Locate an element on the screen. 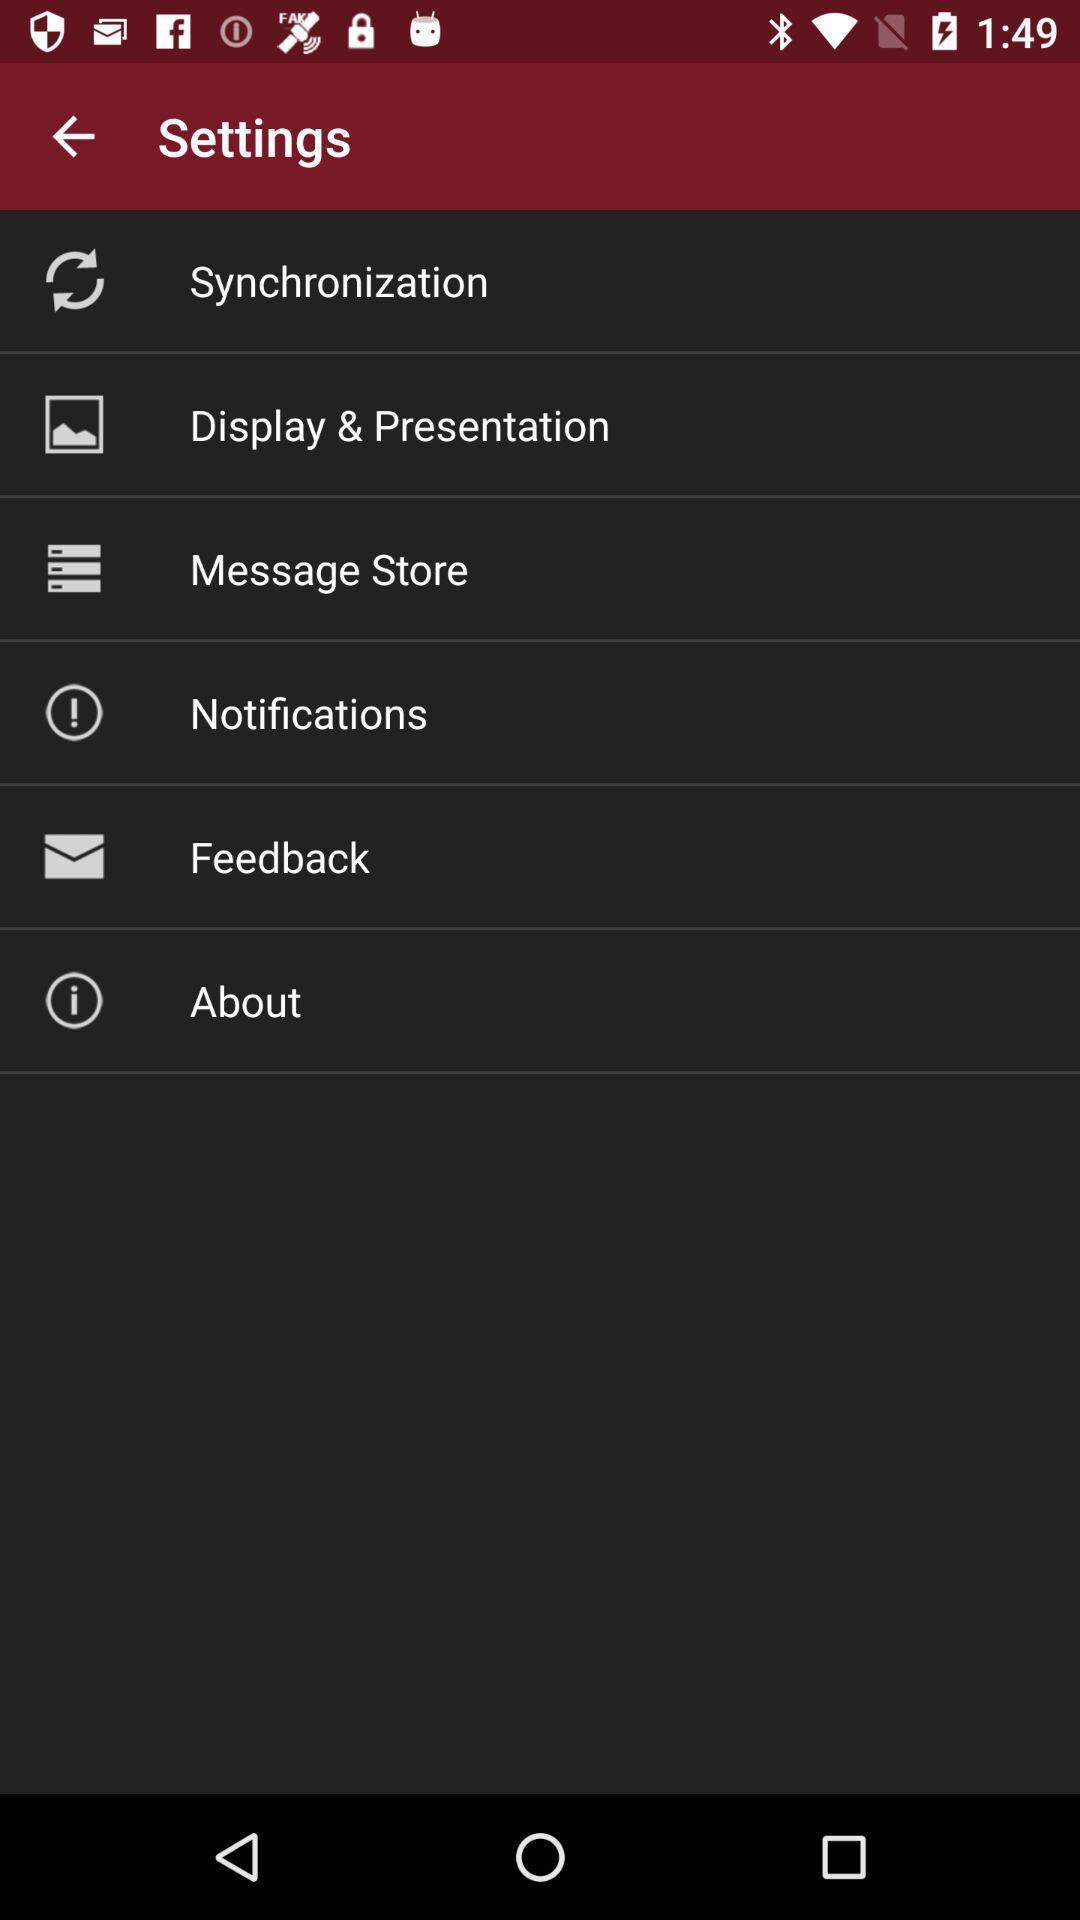 This screenshot has height=1920, width=1080. the item above the notifications is located at coordinates (328, 567).